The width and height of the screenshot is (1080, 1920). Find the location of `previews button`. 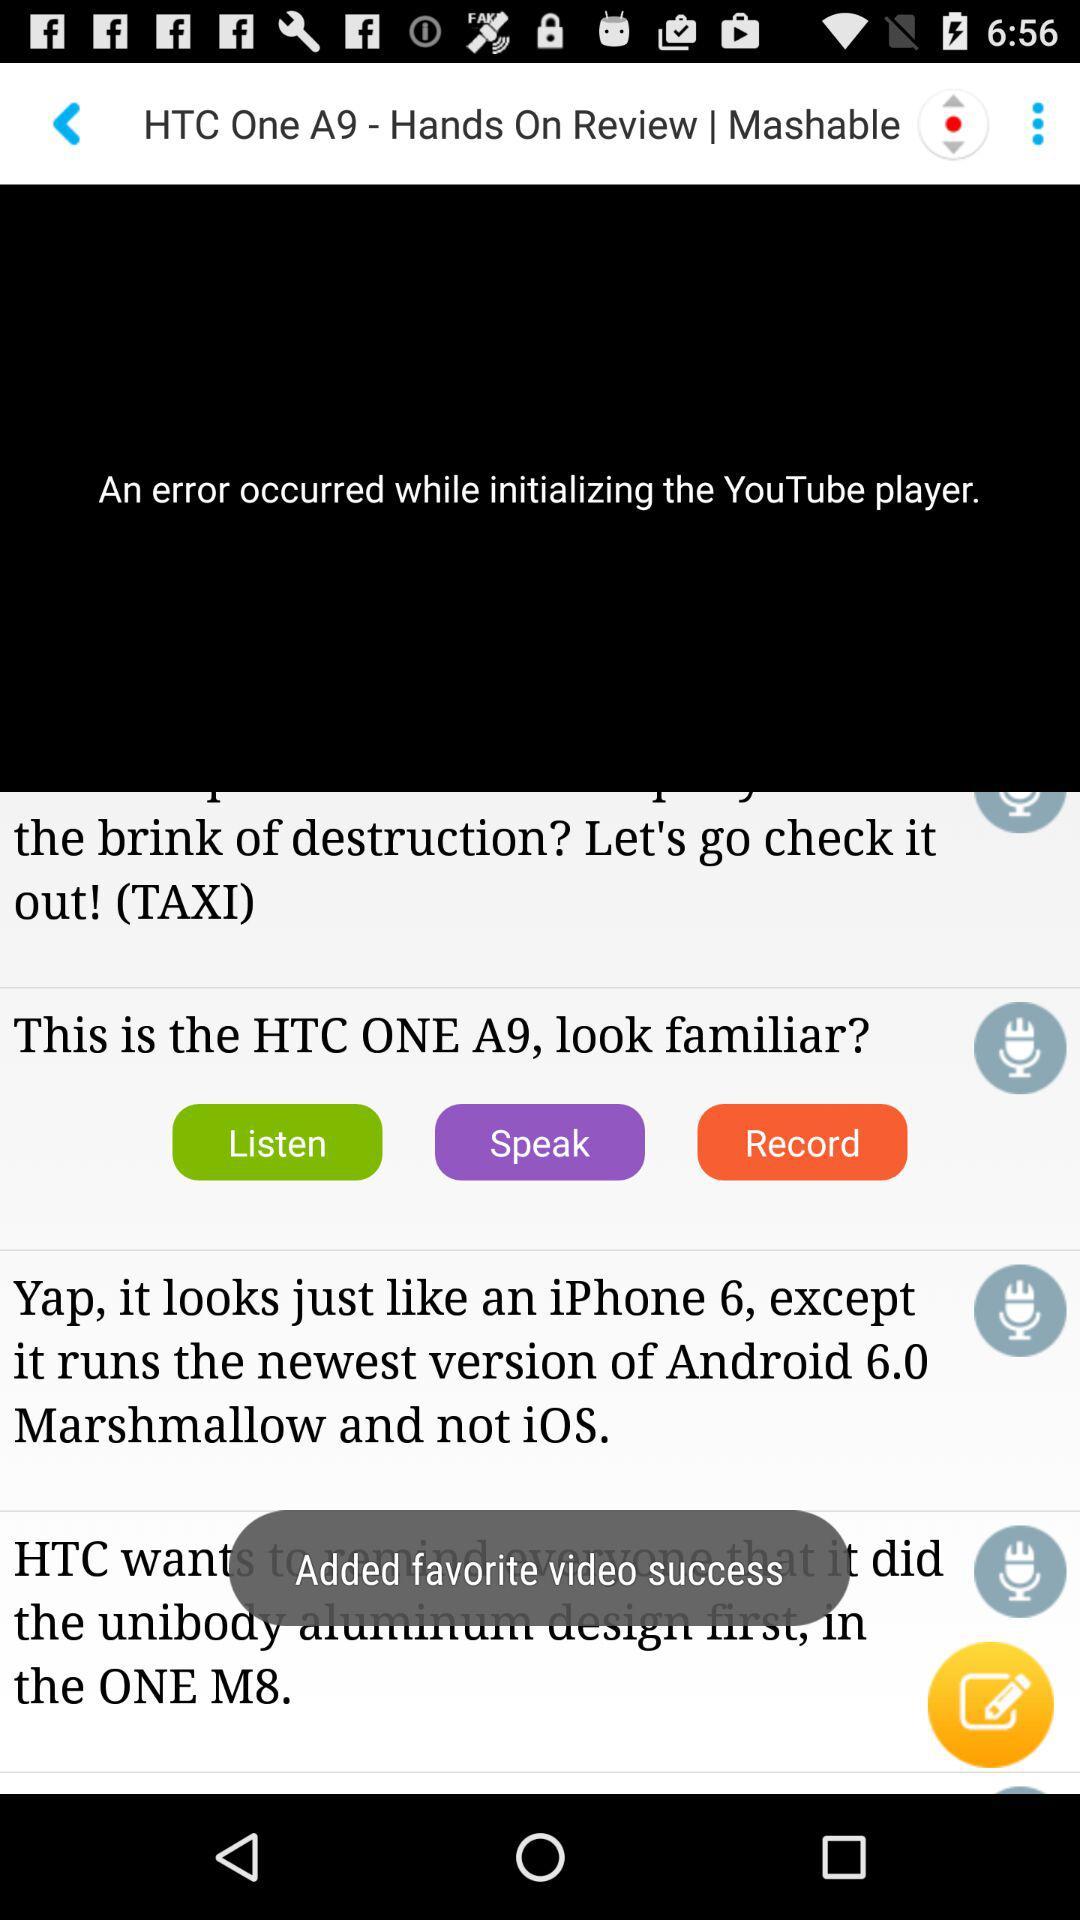

previews button is located at coordinates (68, 122).